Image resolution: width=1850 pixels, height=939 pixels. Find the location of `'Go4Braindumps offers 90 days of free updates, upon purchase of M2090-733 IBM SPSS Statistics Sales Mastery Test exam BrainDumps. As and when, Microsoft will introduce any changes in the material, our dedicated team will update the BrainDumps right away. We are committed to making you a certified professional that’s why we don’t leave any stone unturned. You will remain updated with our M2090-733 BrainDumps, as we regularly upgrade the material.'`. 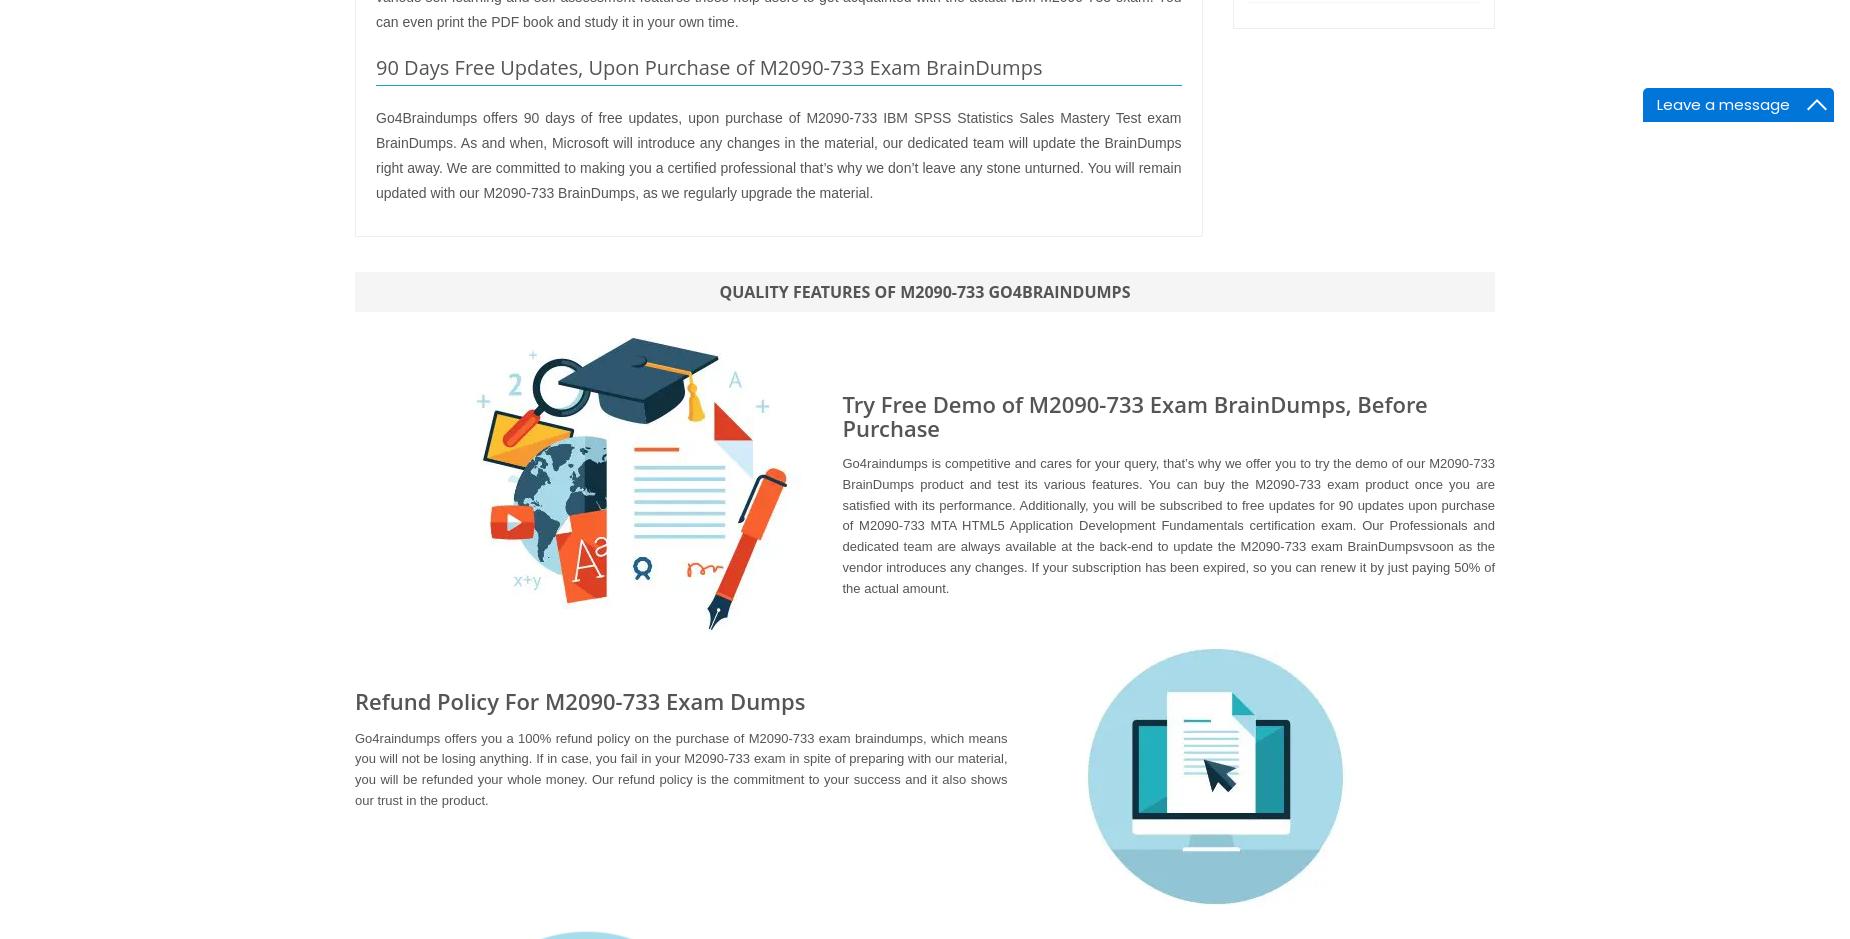

'Go4Braindumps offers 90 days of free updates, upon purchase of M2090-733 IBM SPSS Statistics Sales Mastery Test exam BrainDumps. As and when, Microsoft will introduce any changes in the material, our dedicated team will update the BrainDumps right away. We are committed to making you a certified professional that’s why we don’t leave any stone unturned. You will remain updated with our M2090-733 BrainDumps, as we regularly upgrade the material.' is located at coordinates (778, 154).